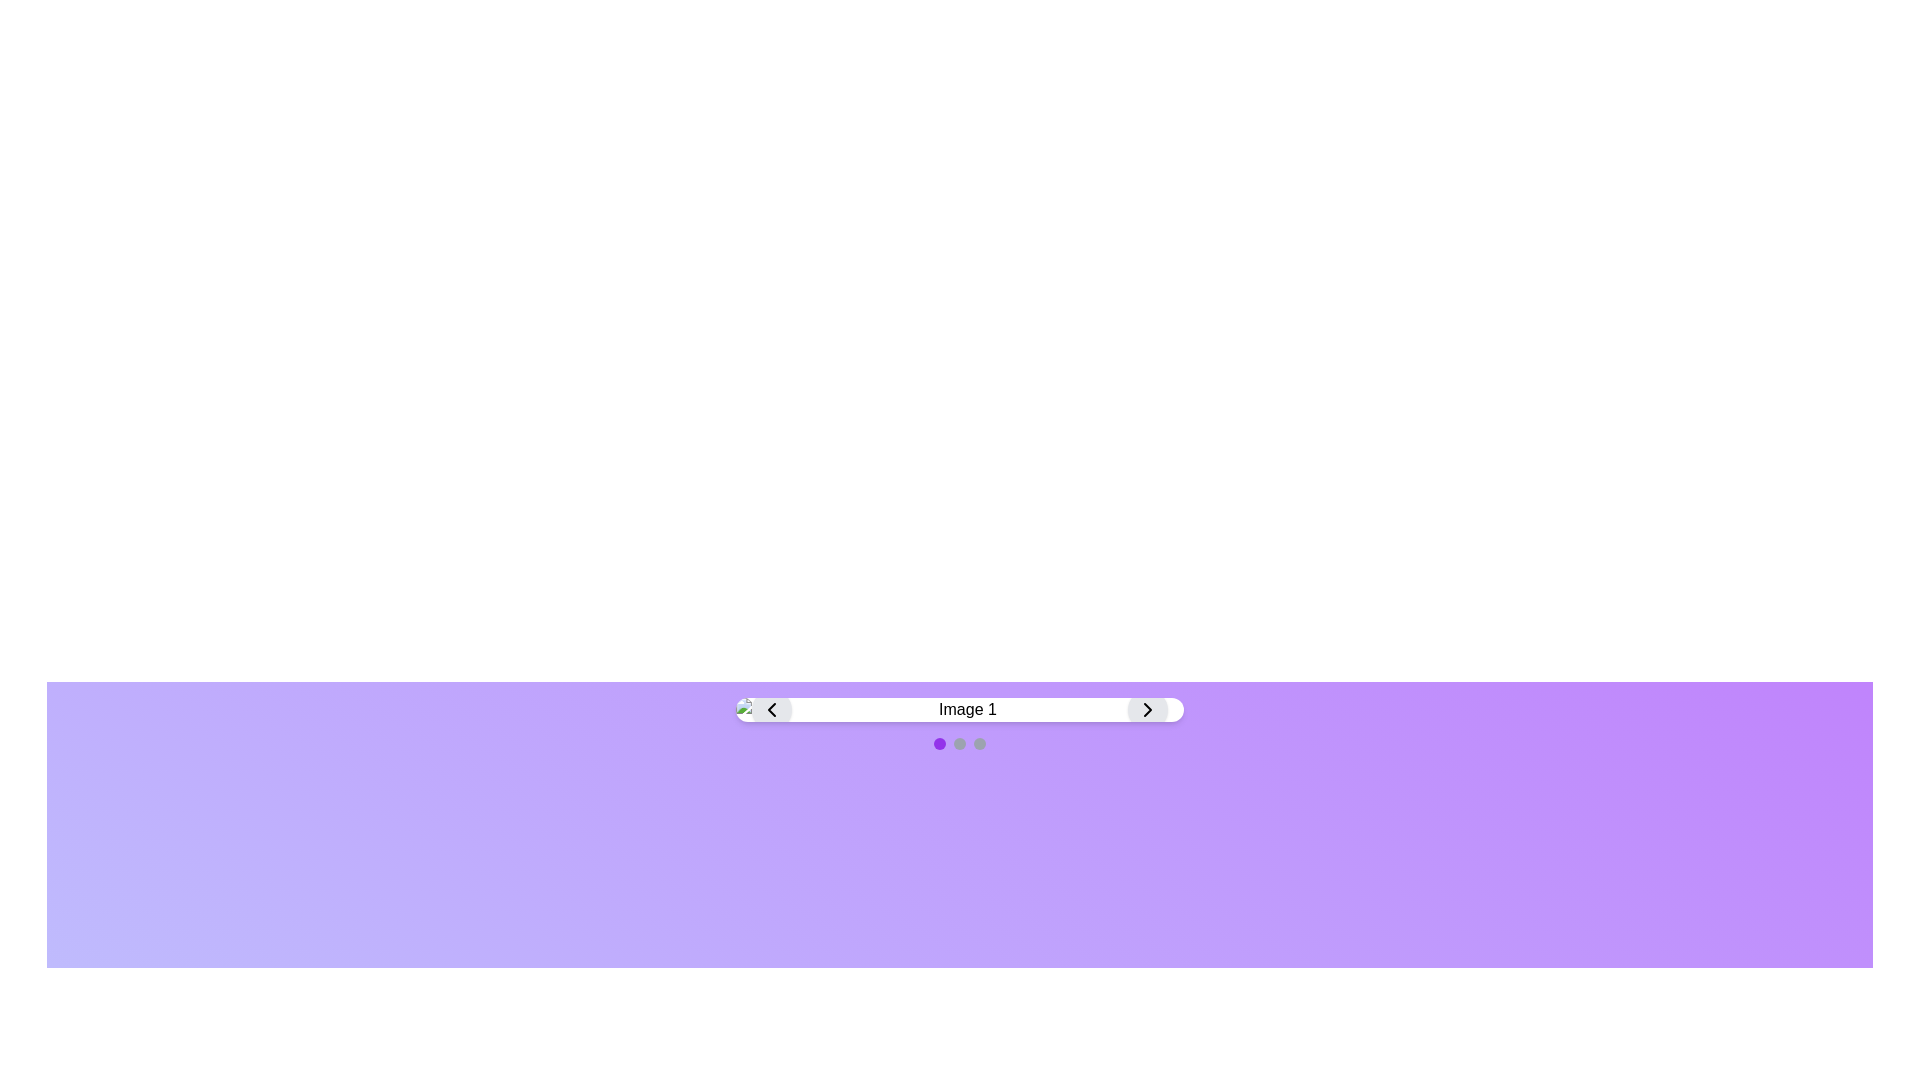  What do you see at coordinates (1147, 708) in the screenshot?
I see `the circular button with a light gray background and a rightward-facing chevron icon` at bounding box center [1147, 708].